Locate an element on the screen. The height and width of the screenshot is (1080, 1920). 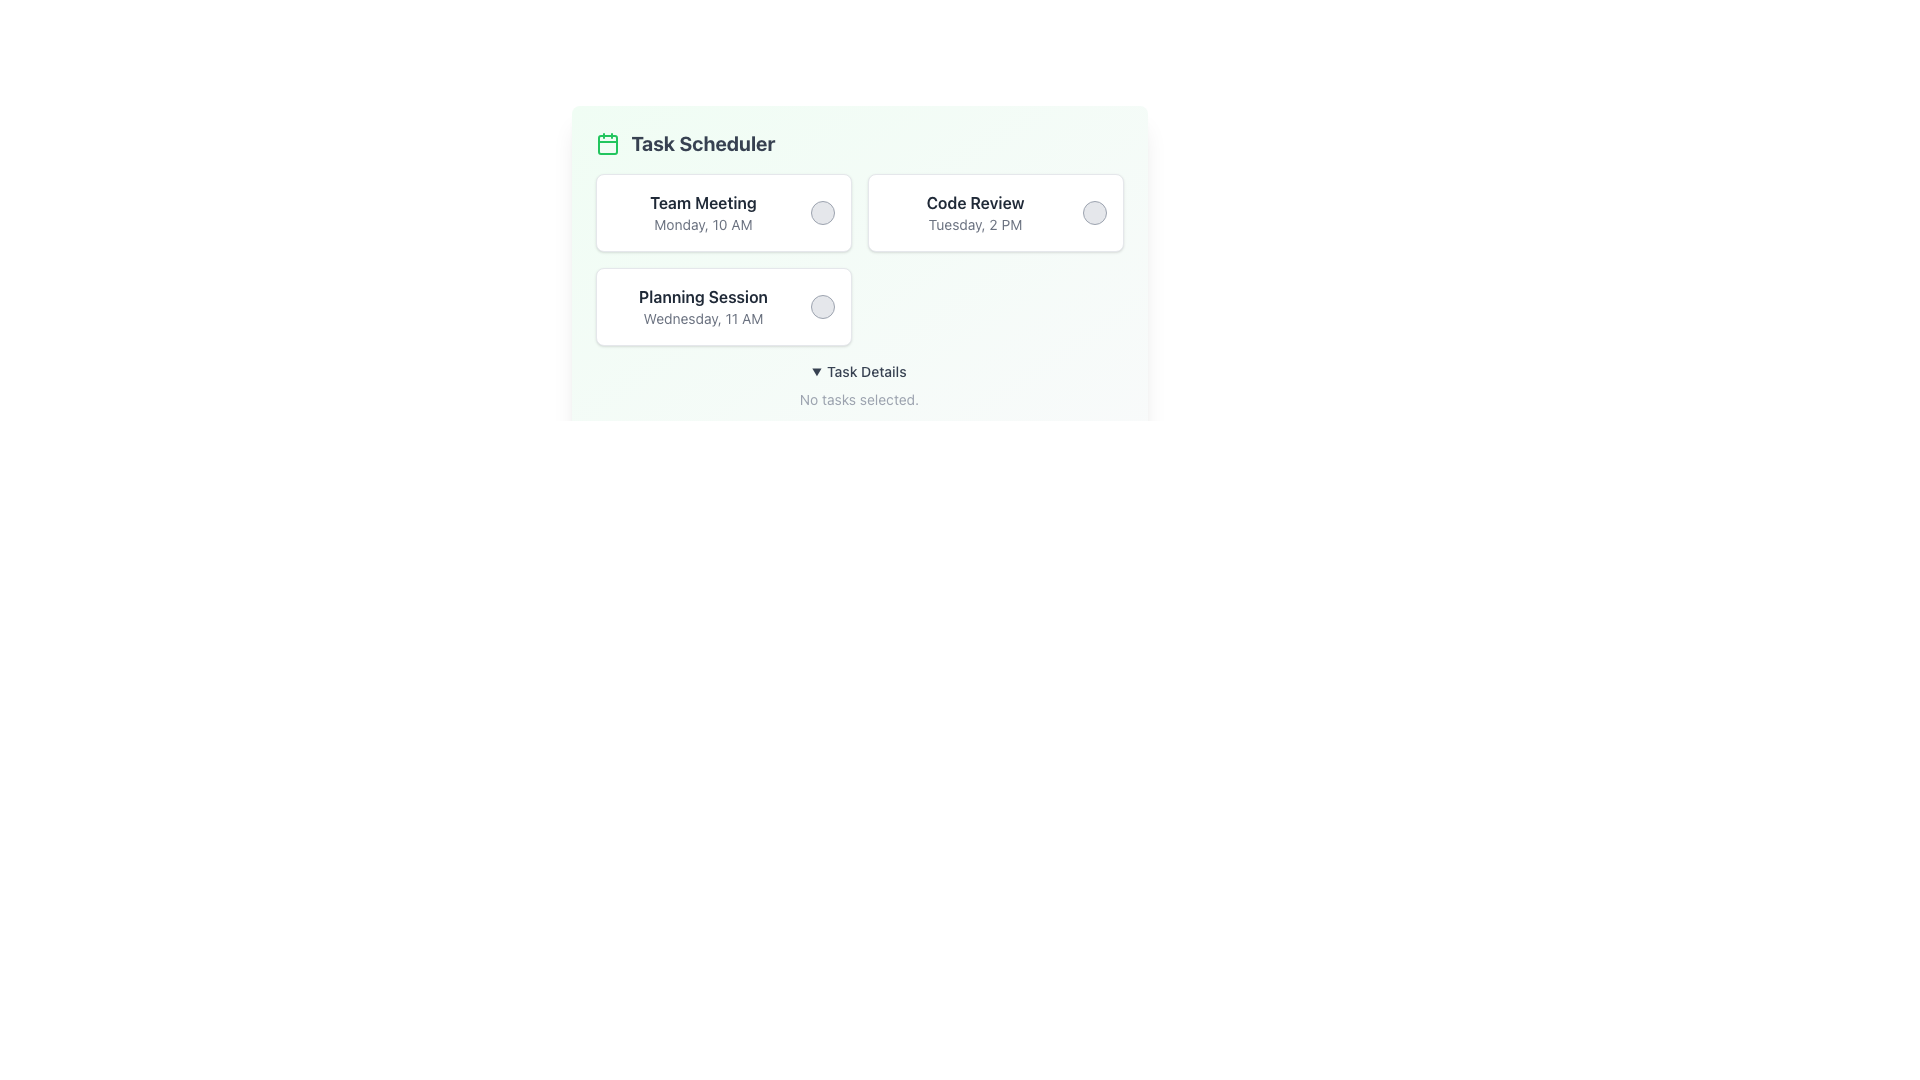
the circular indicator button located in the bottom-left quadrant of the 'Planning Session - Wednesday, 11 AM' section is located at coordinates (822, 307).